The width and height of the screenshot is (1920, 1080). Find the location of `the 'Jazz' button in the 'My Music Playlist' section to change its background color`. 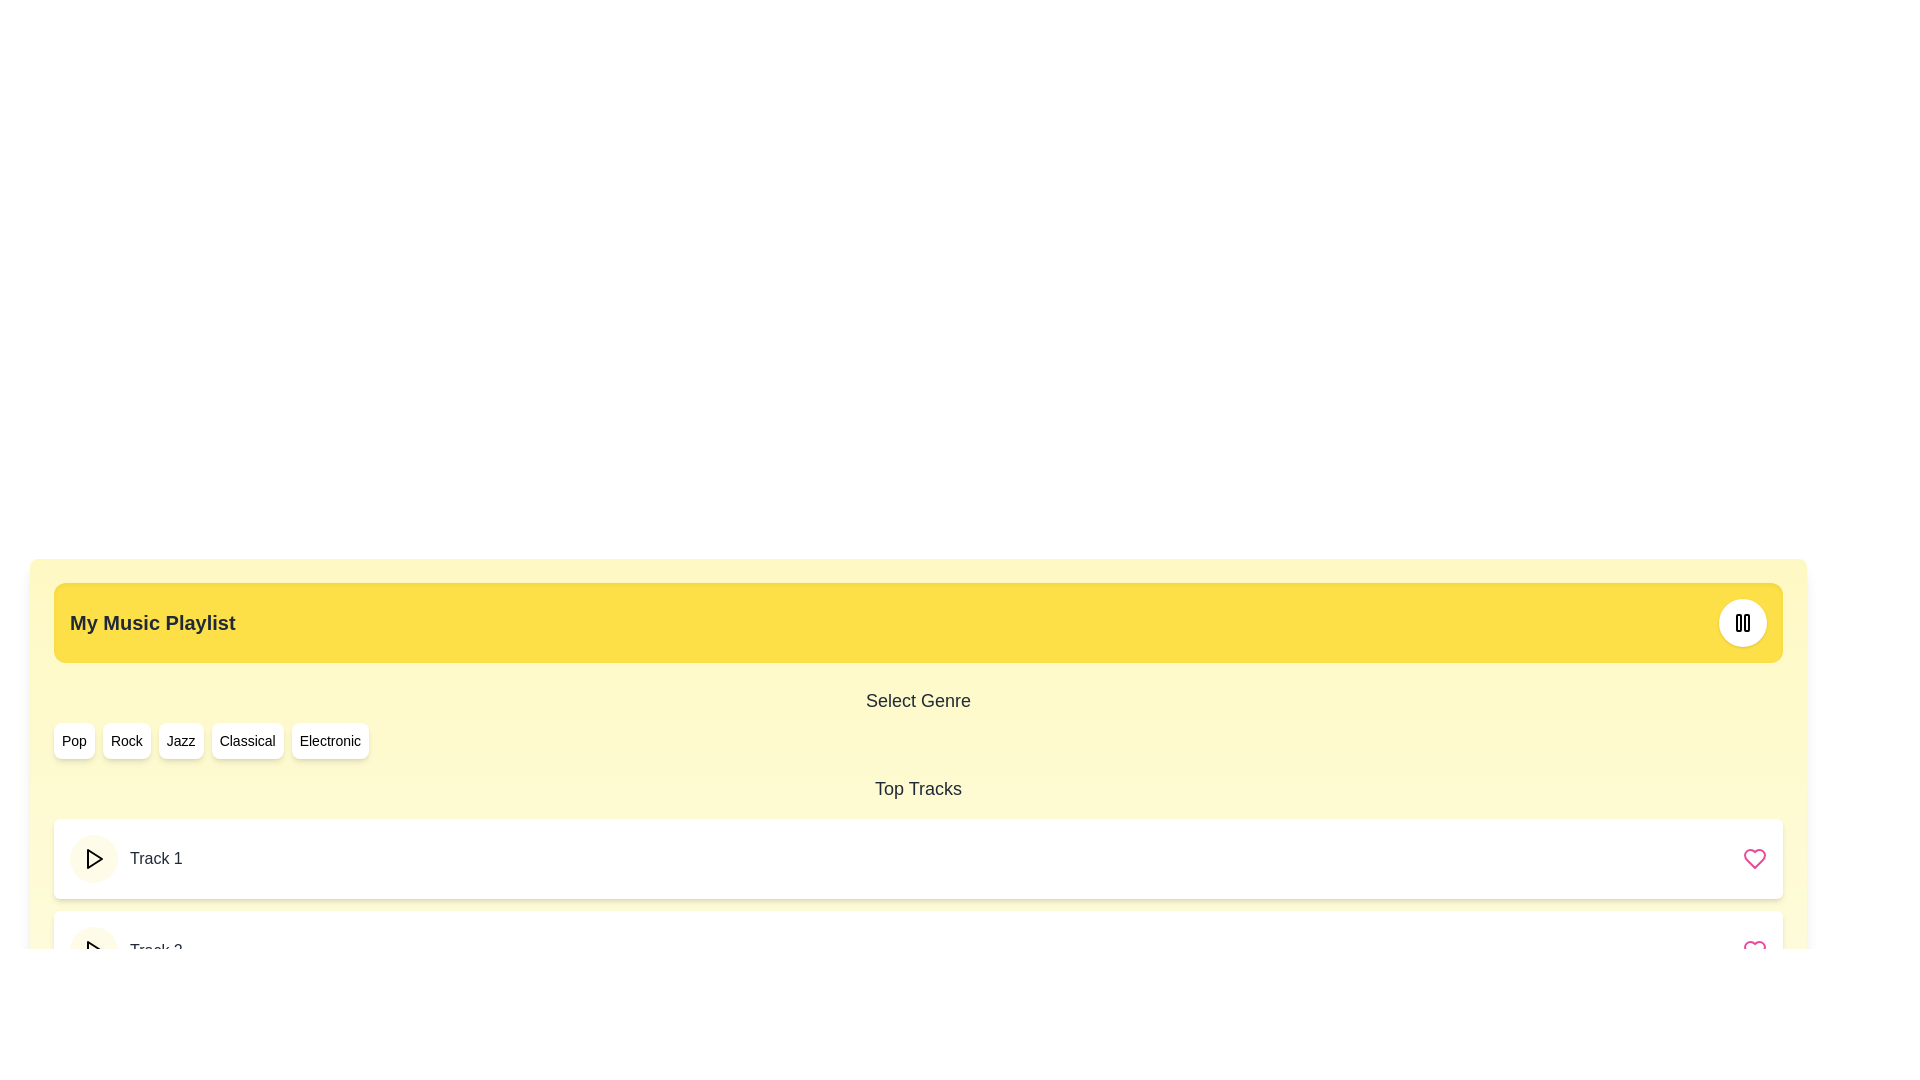

the 'Jazz' button in the 'My Music Playlist' section to change its background color is located at coordinates (181, 740).